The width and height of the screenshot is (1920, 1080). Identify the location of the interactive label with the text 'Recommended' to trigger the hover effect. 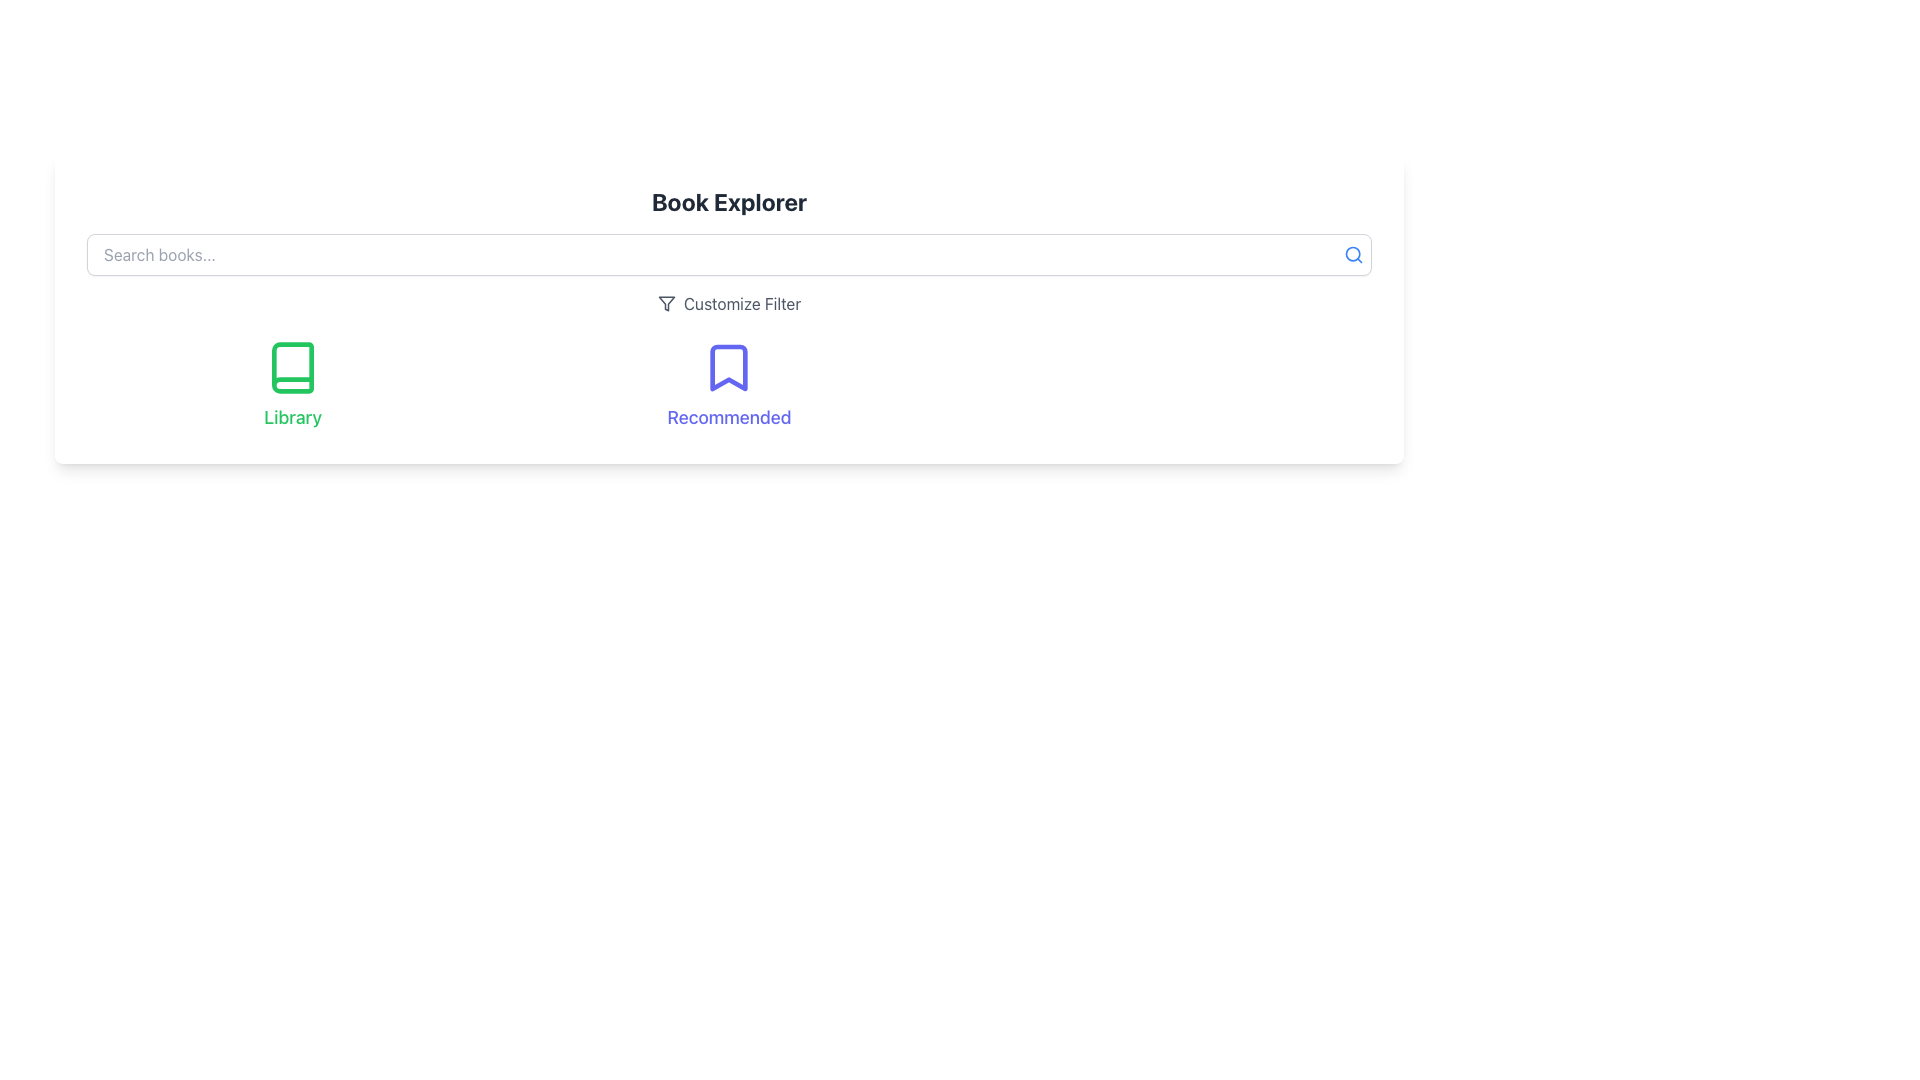
(728, 385).